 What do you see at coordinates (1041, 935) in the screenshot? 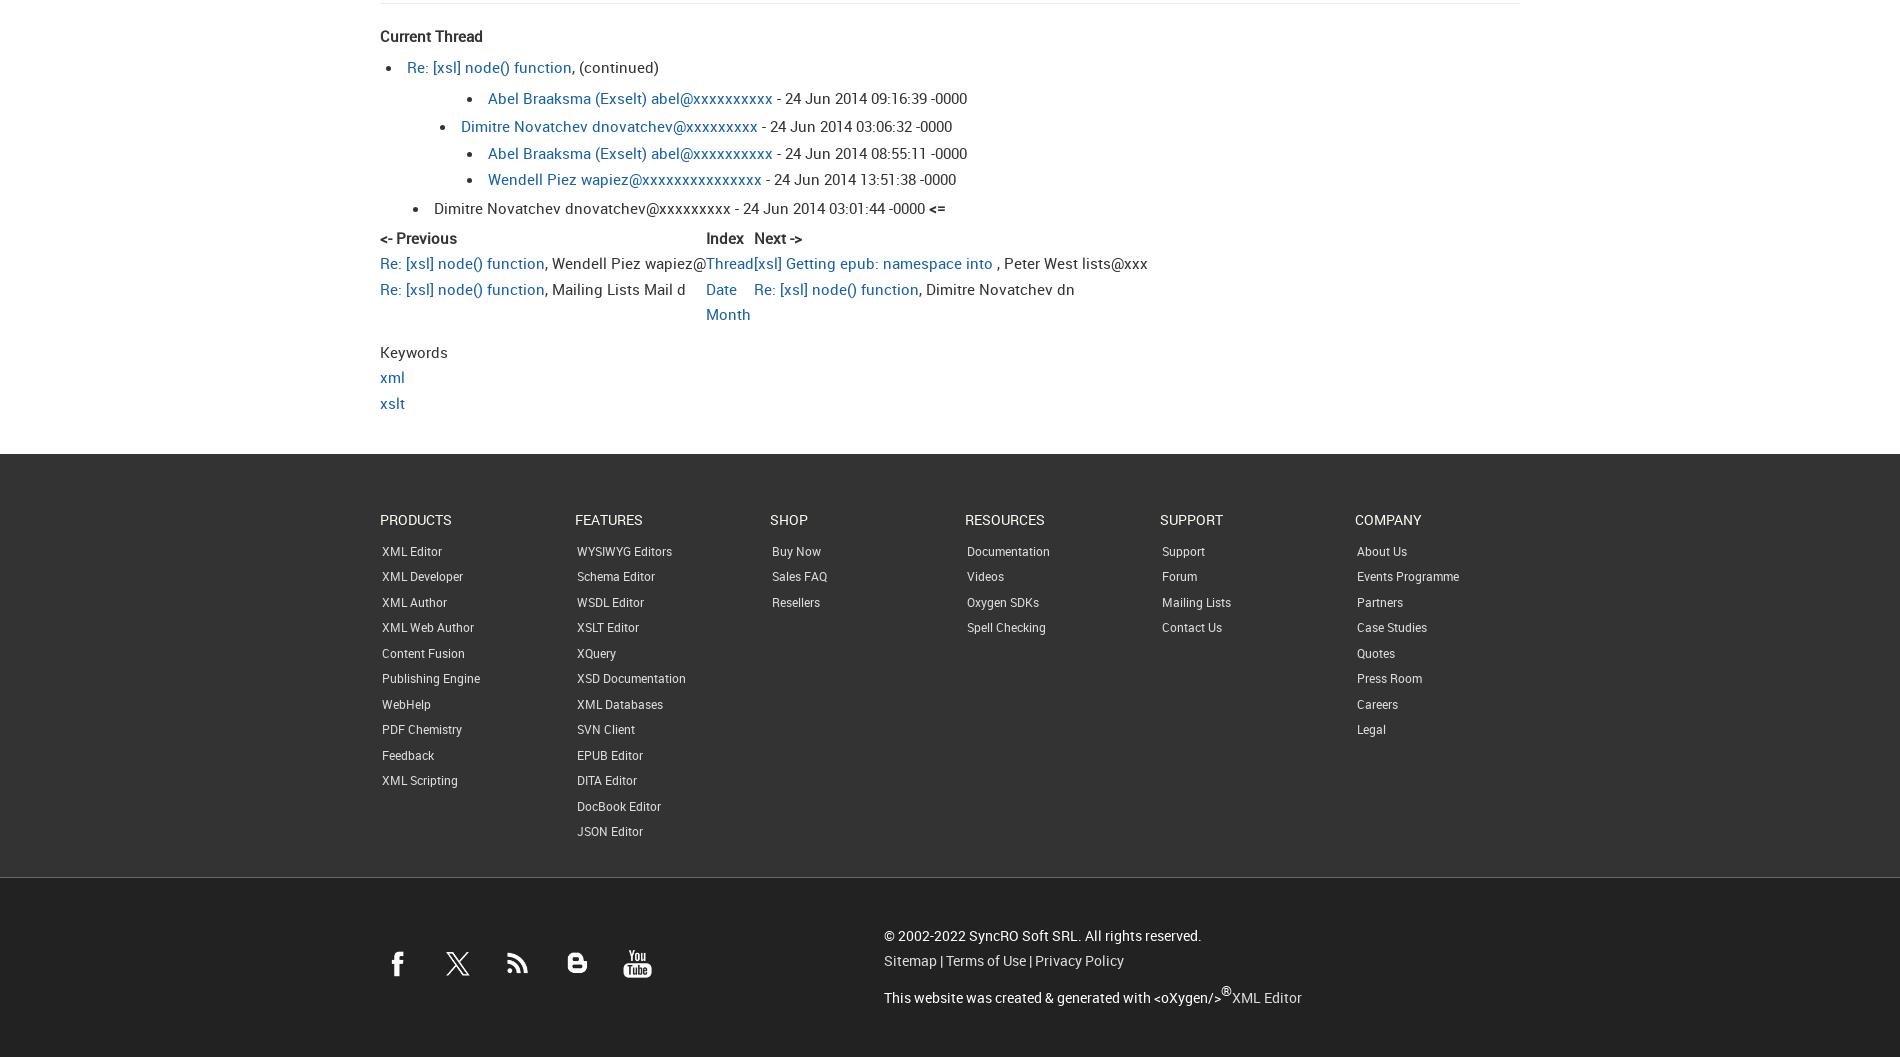
I see `'© 2002-2022 SyncRO Soft SRL. All rights reserved.'` at bounding box center [1041, 935].